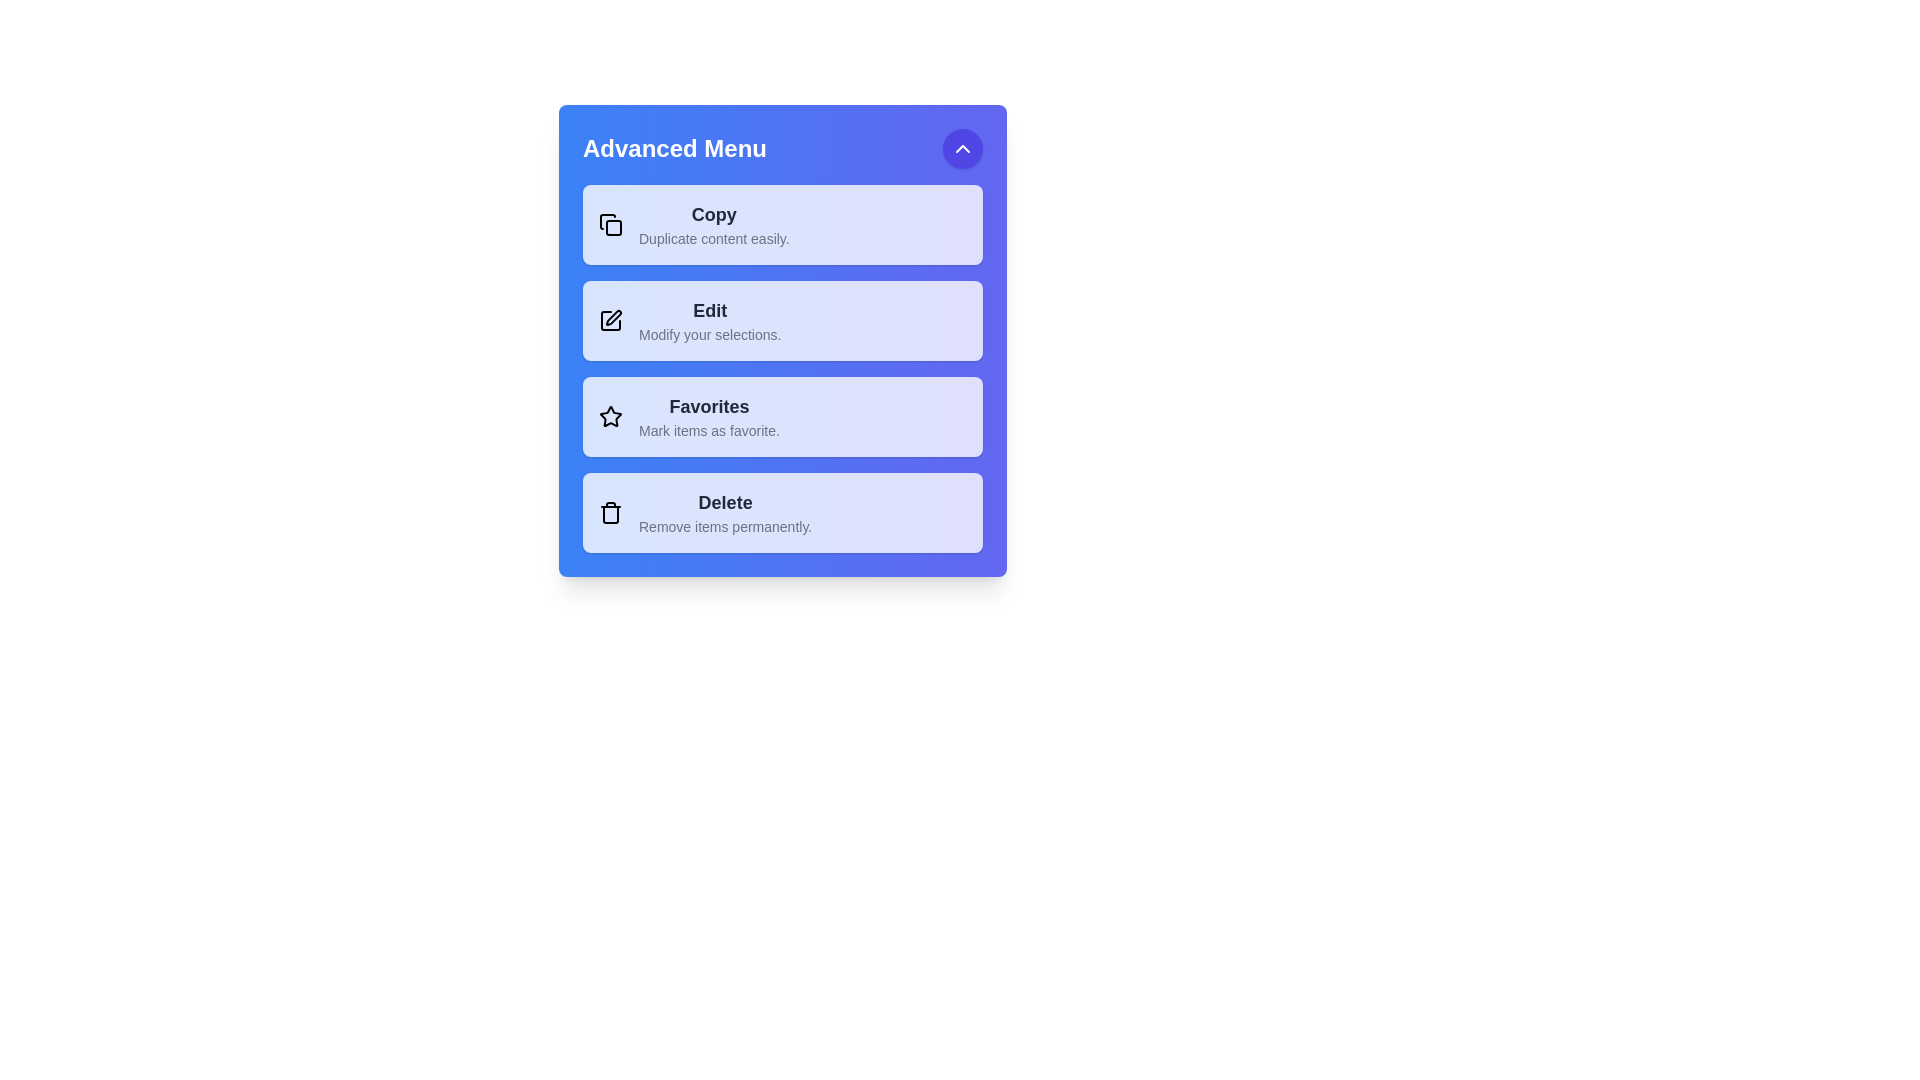  What do you see at coordinates (781, 512) in the screenshot?
I see `the menu item labeled Delete to observe the visual feedback` at bounding box center [781, 512].